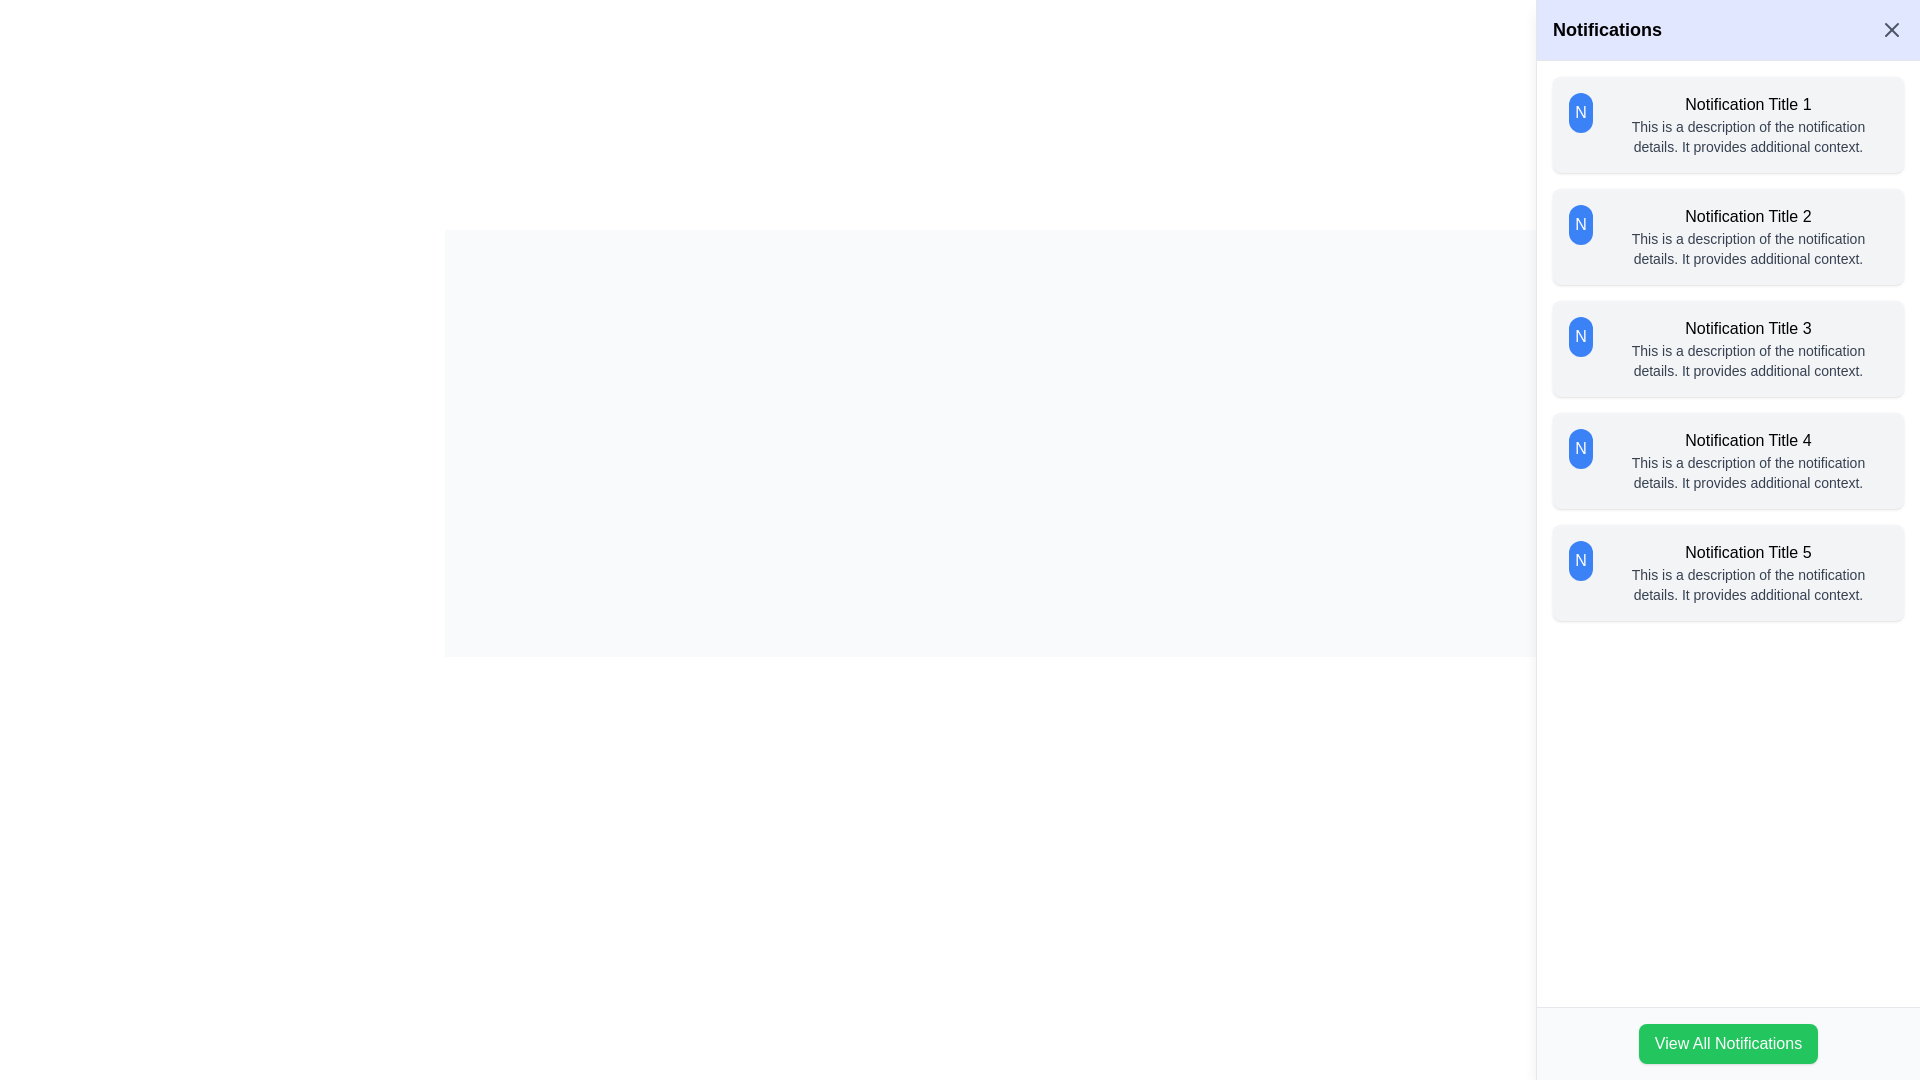 The height and width of the screenshot is (1080, 1920). I want to click on the second notification in the vertically stacked list, which provides information about a notification with a title and brief description, so click(1727, 235).